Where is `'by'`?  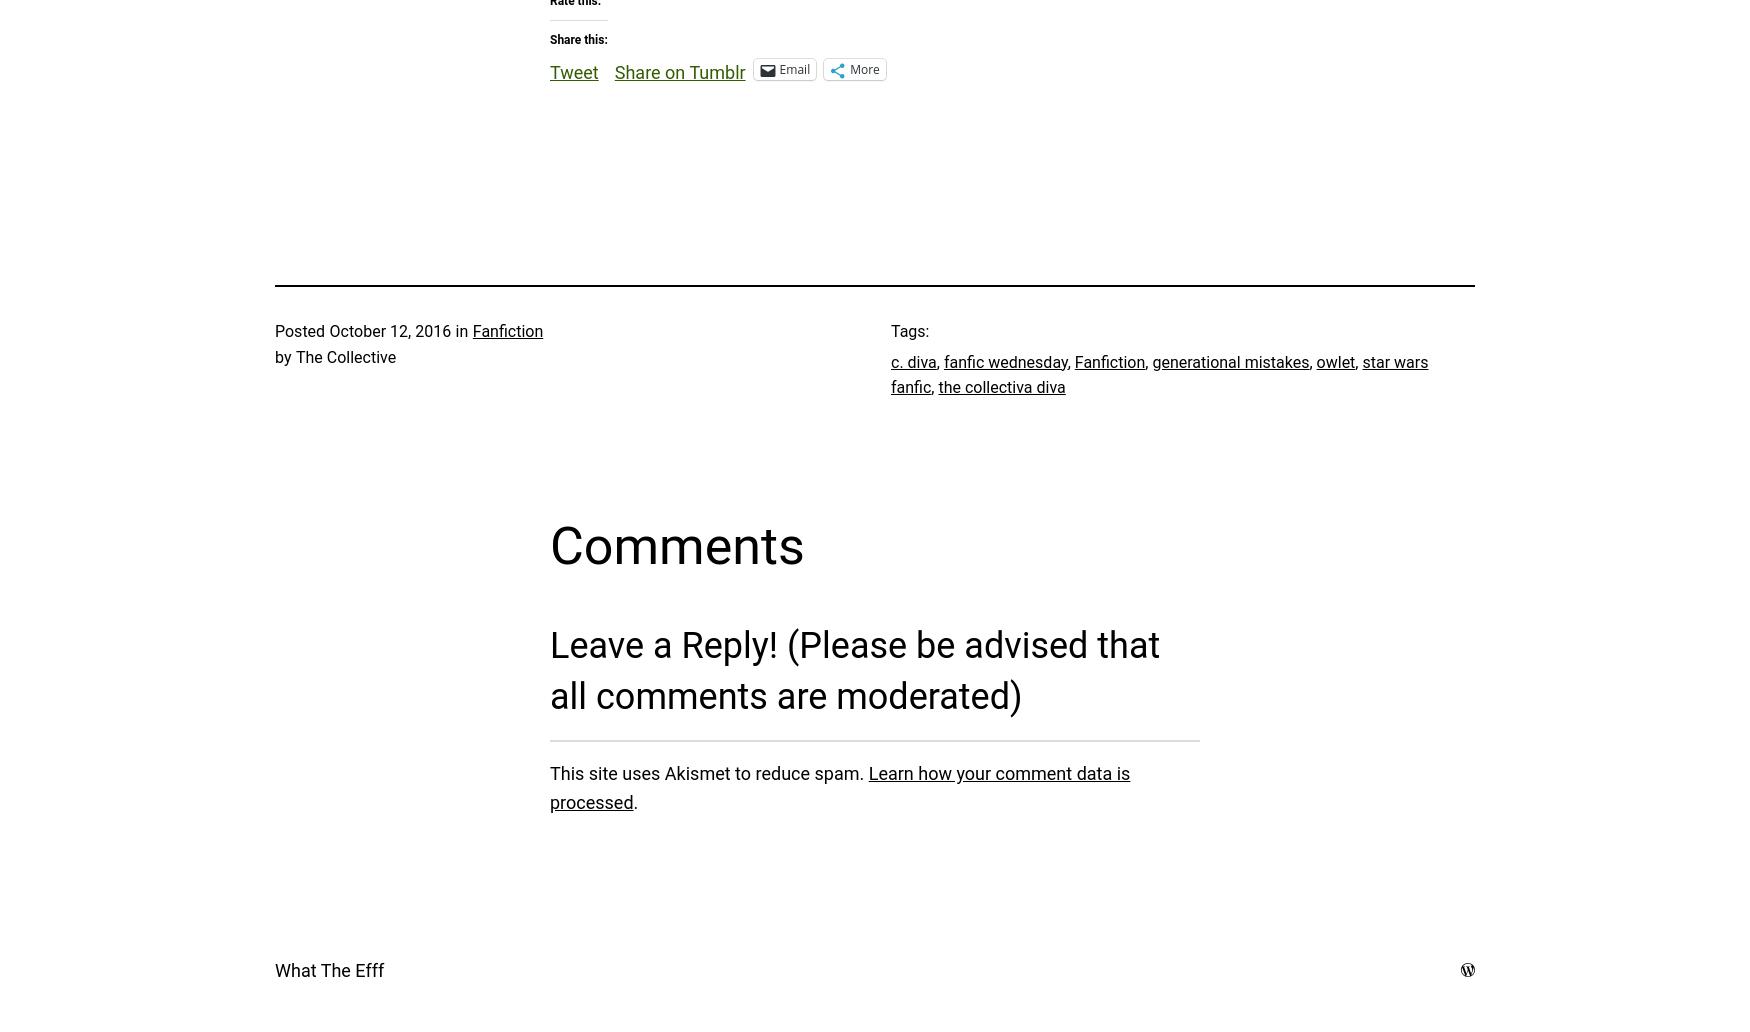
'by' is located at coordinates (281, 357).